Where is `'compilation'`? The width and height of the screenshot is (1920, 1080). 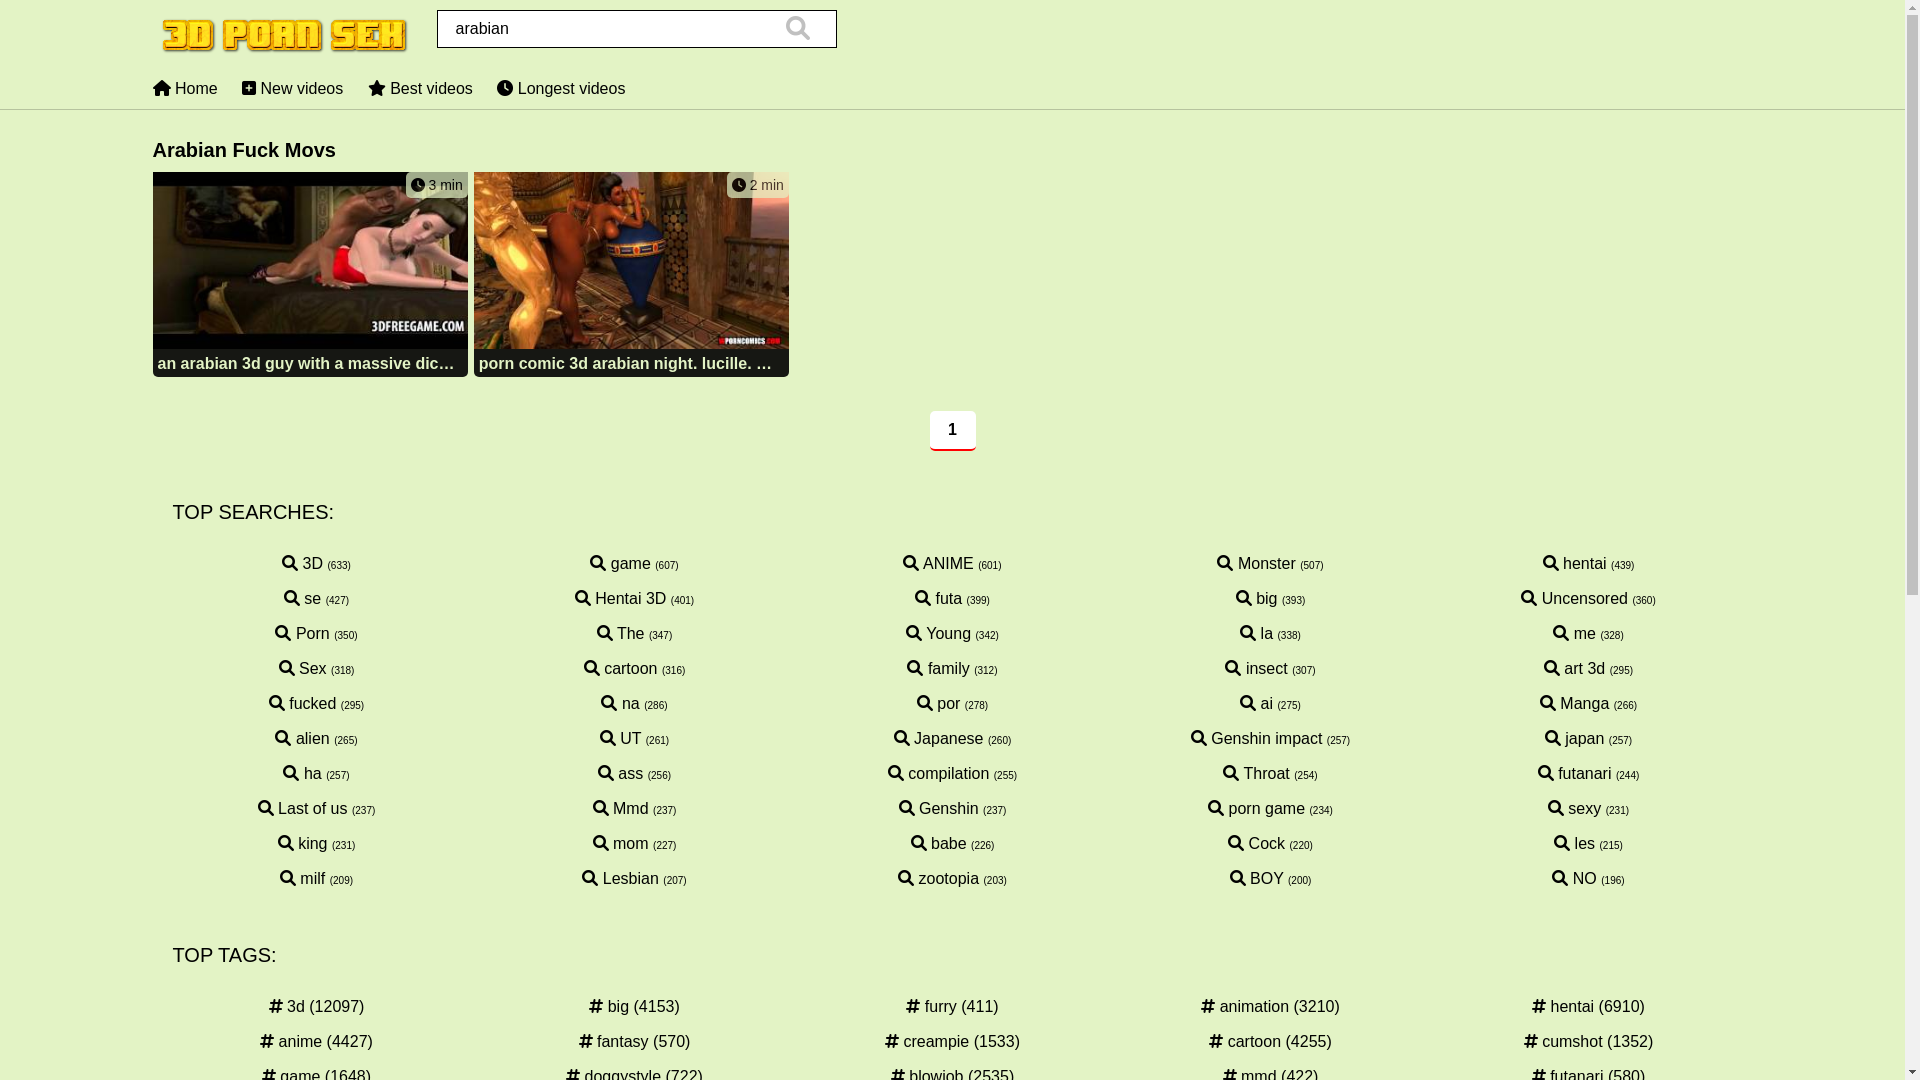 'compilation' is located at coordinates (937, 772).